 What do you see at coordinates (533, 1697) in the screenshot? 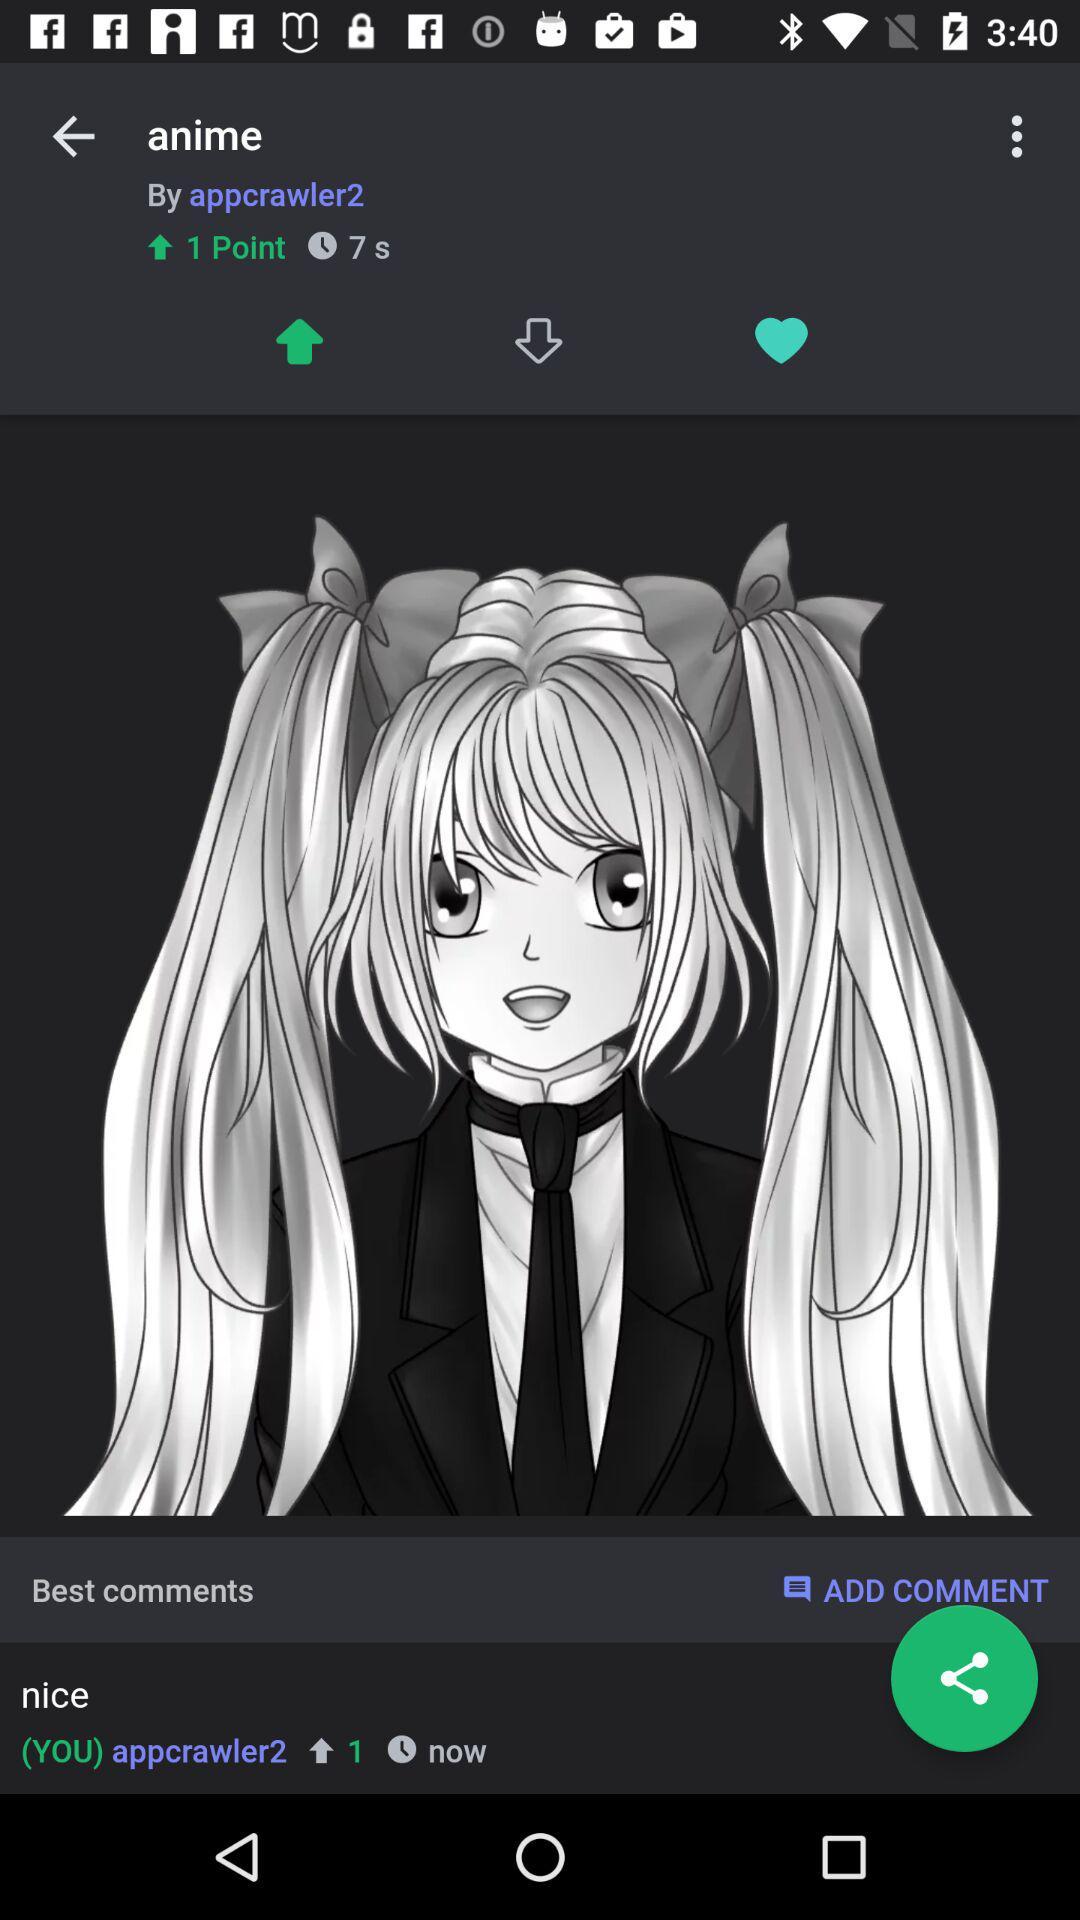
I see `nice` at bounding box center [533, 1697].